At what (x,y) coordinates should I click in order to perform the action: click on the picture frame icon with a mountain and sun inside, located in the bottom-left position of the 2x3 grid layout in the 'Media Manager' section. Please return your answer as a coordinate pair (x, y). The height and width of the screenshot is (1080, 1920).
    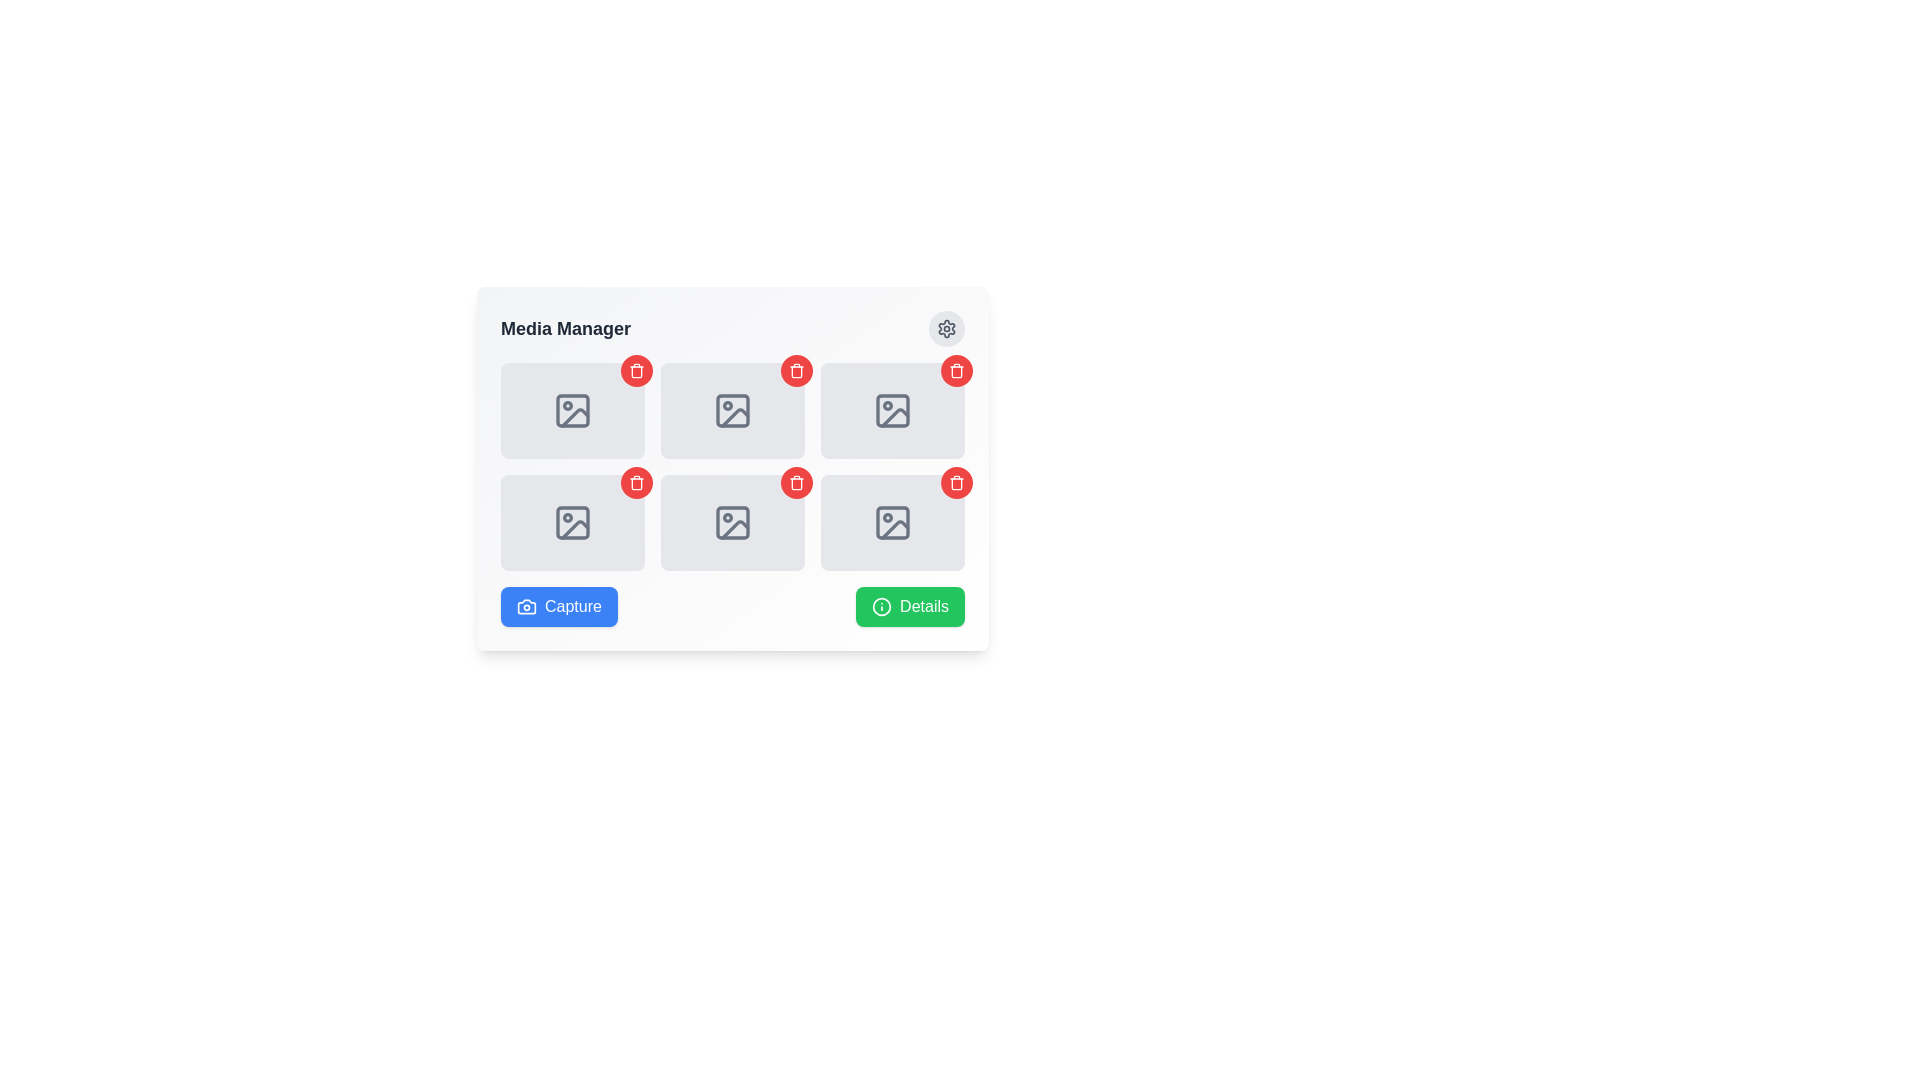
    Looking at the image, I should click on (571, 522).